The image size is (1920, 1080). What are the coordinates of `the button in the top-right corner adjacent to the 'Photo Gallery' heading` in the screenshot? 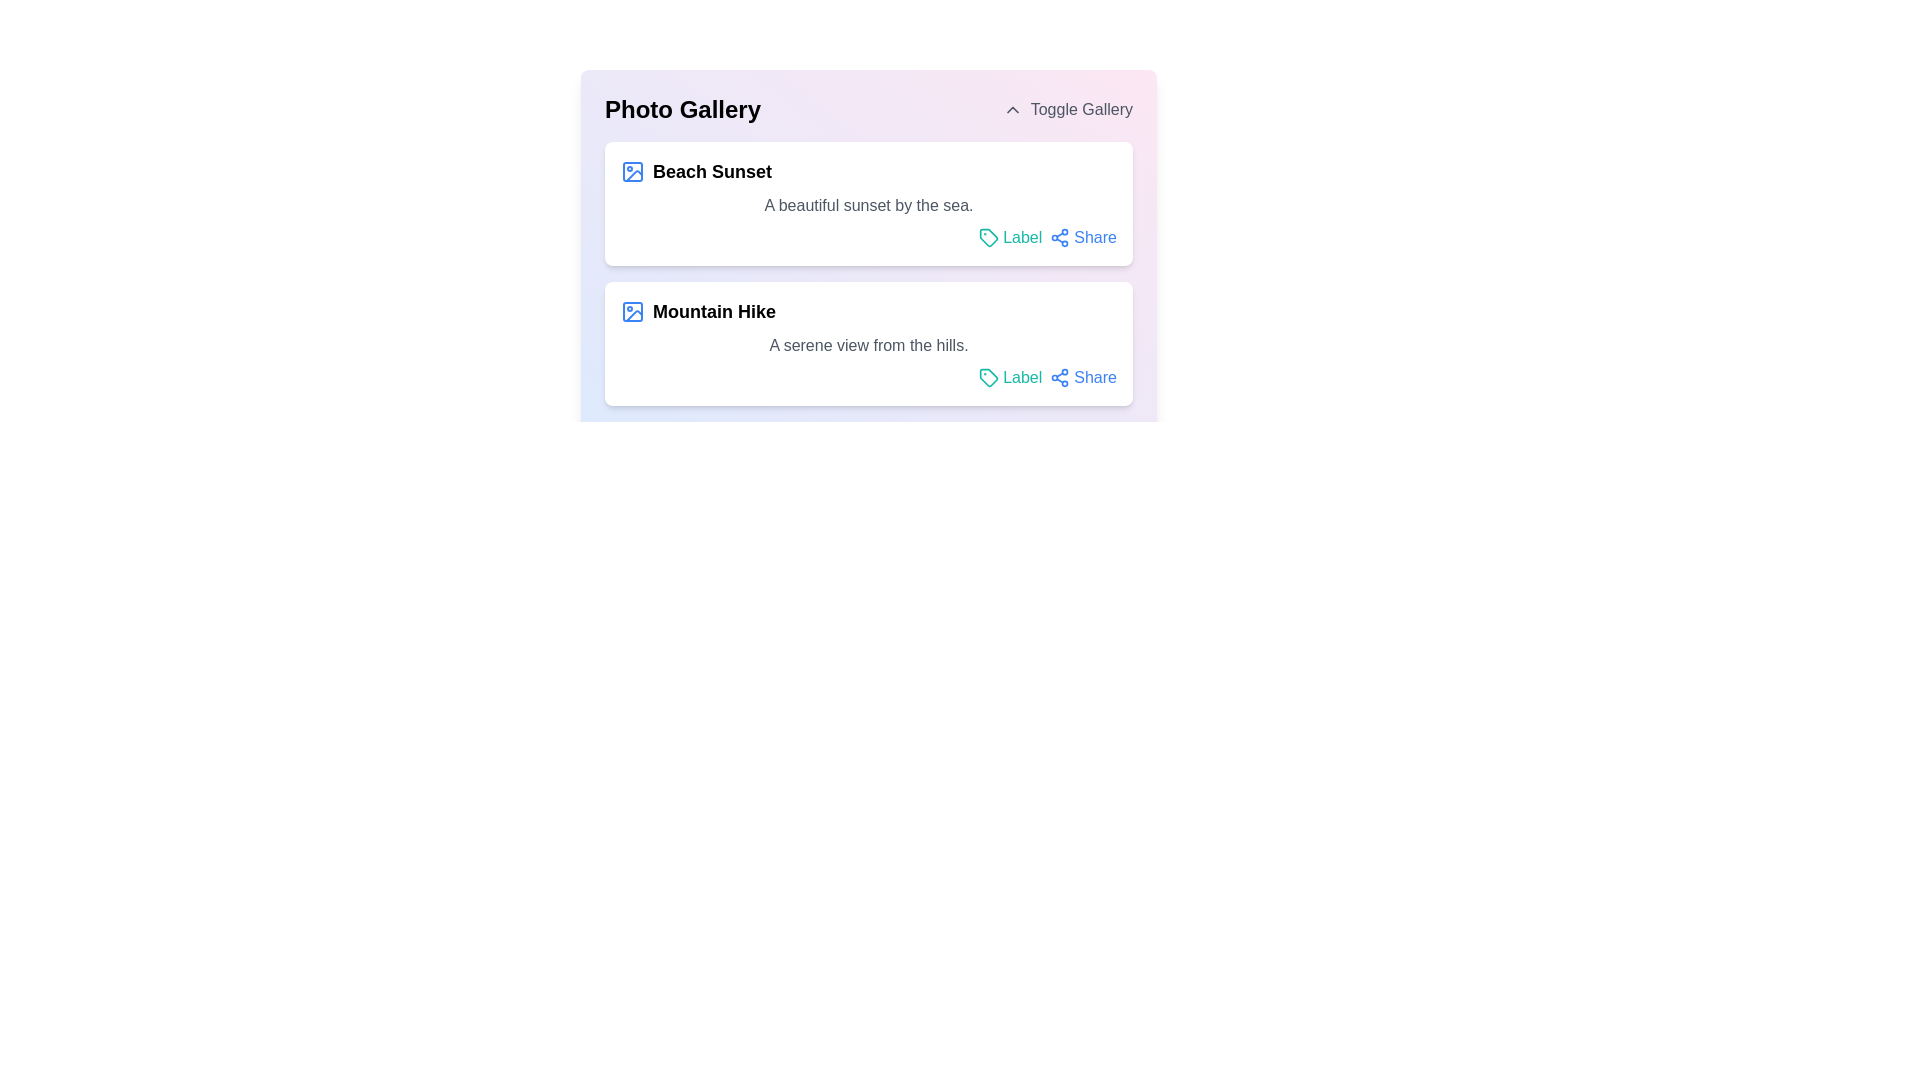 It's located at (1066, 110).